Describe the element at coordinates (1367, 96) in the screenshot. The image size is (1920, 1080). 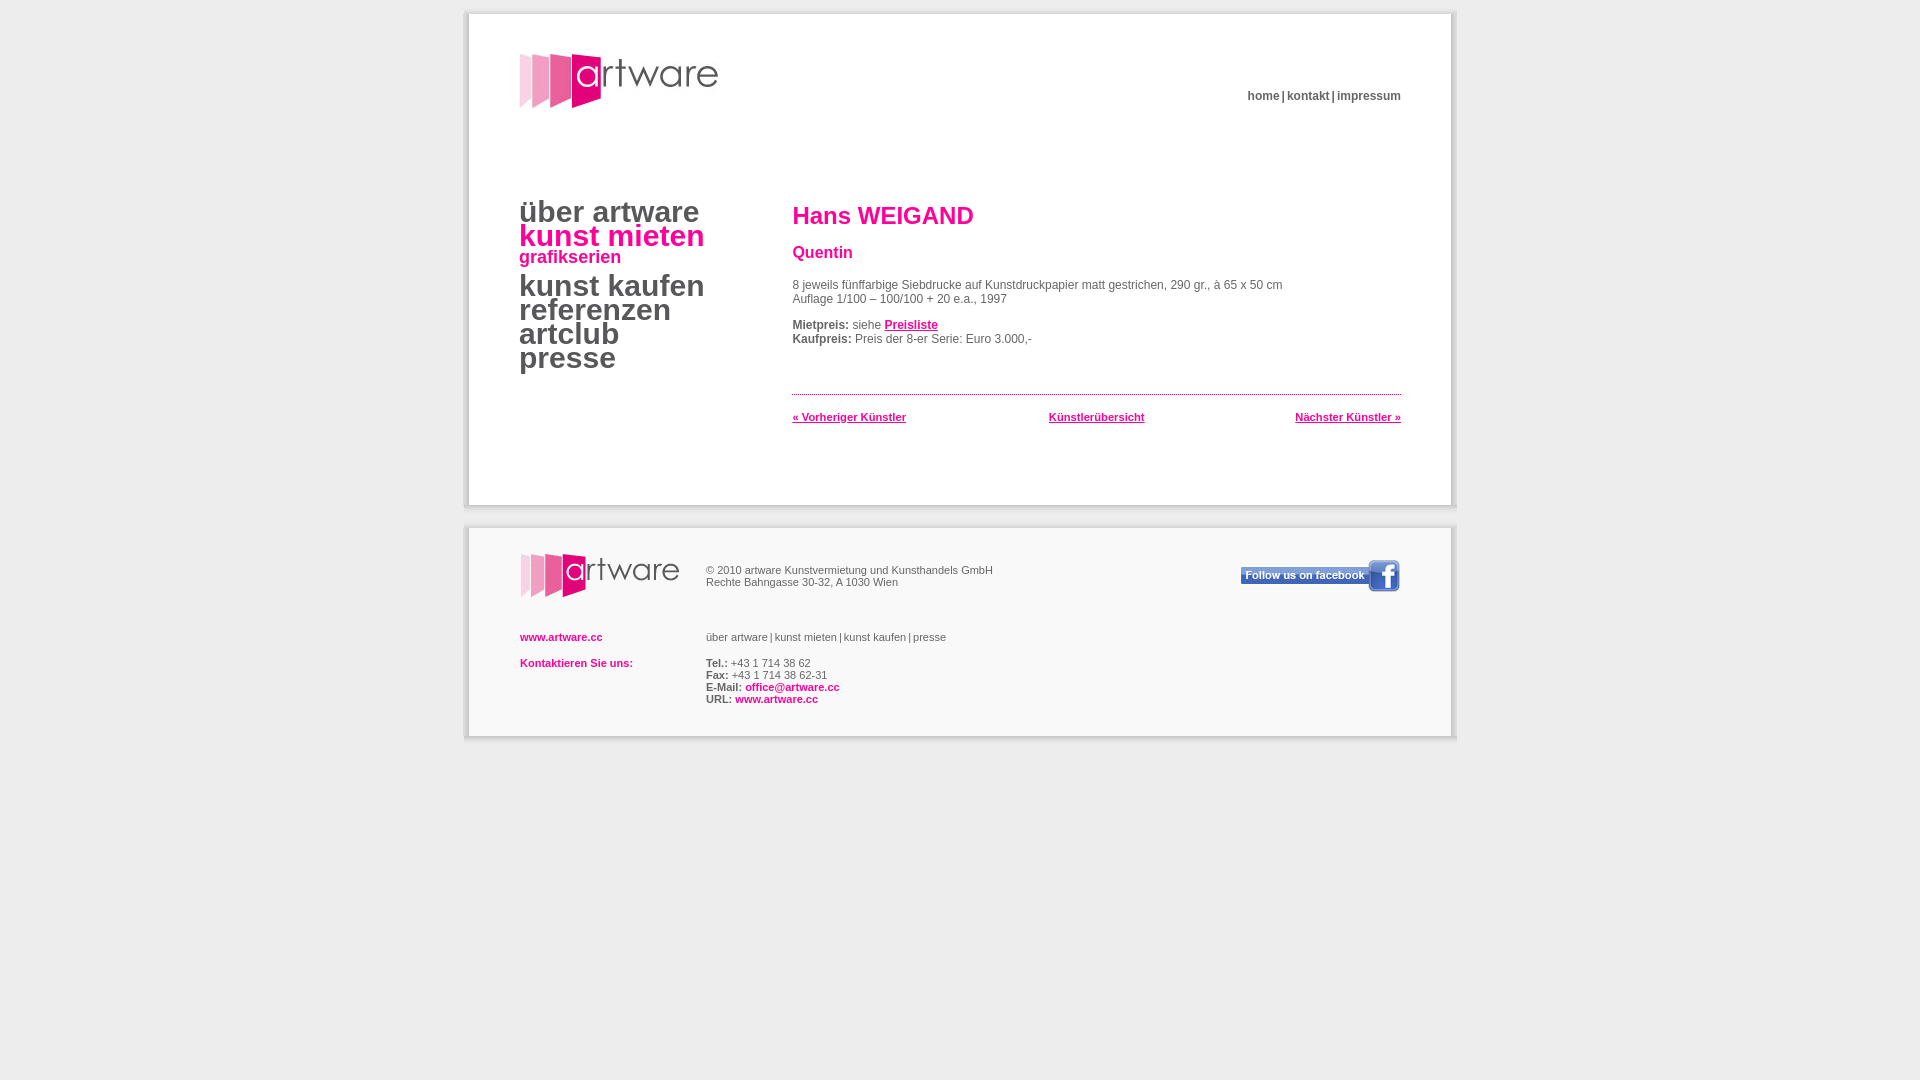
I see `'impressum'` at that location.